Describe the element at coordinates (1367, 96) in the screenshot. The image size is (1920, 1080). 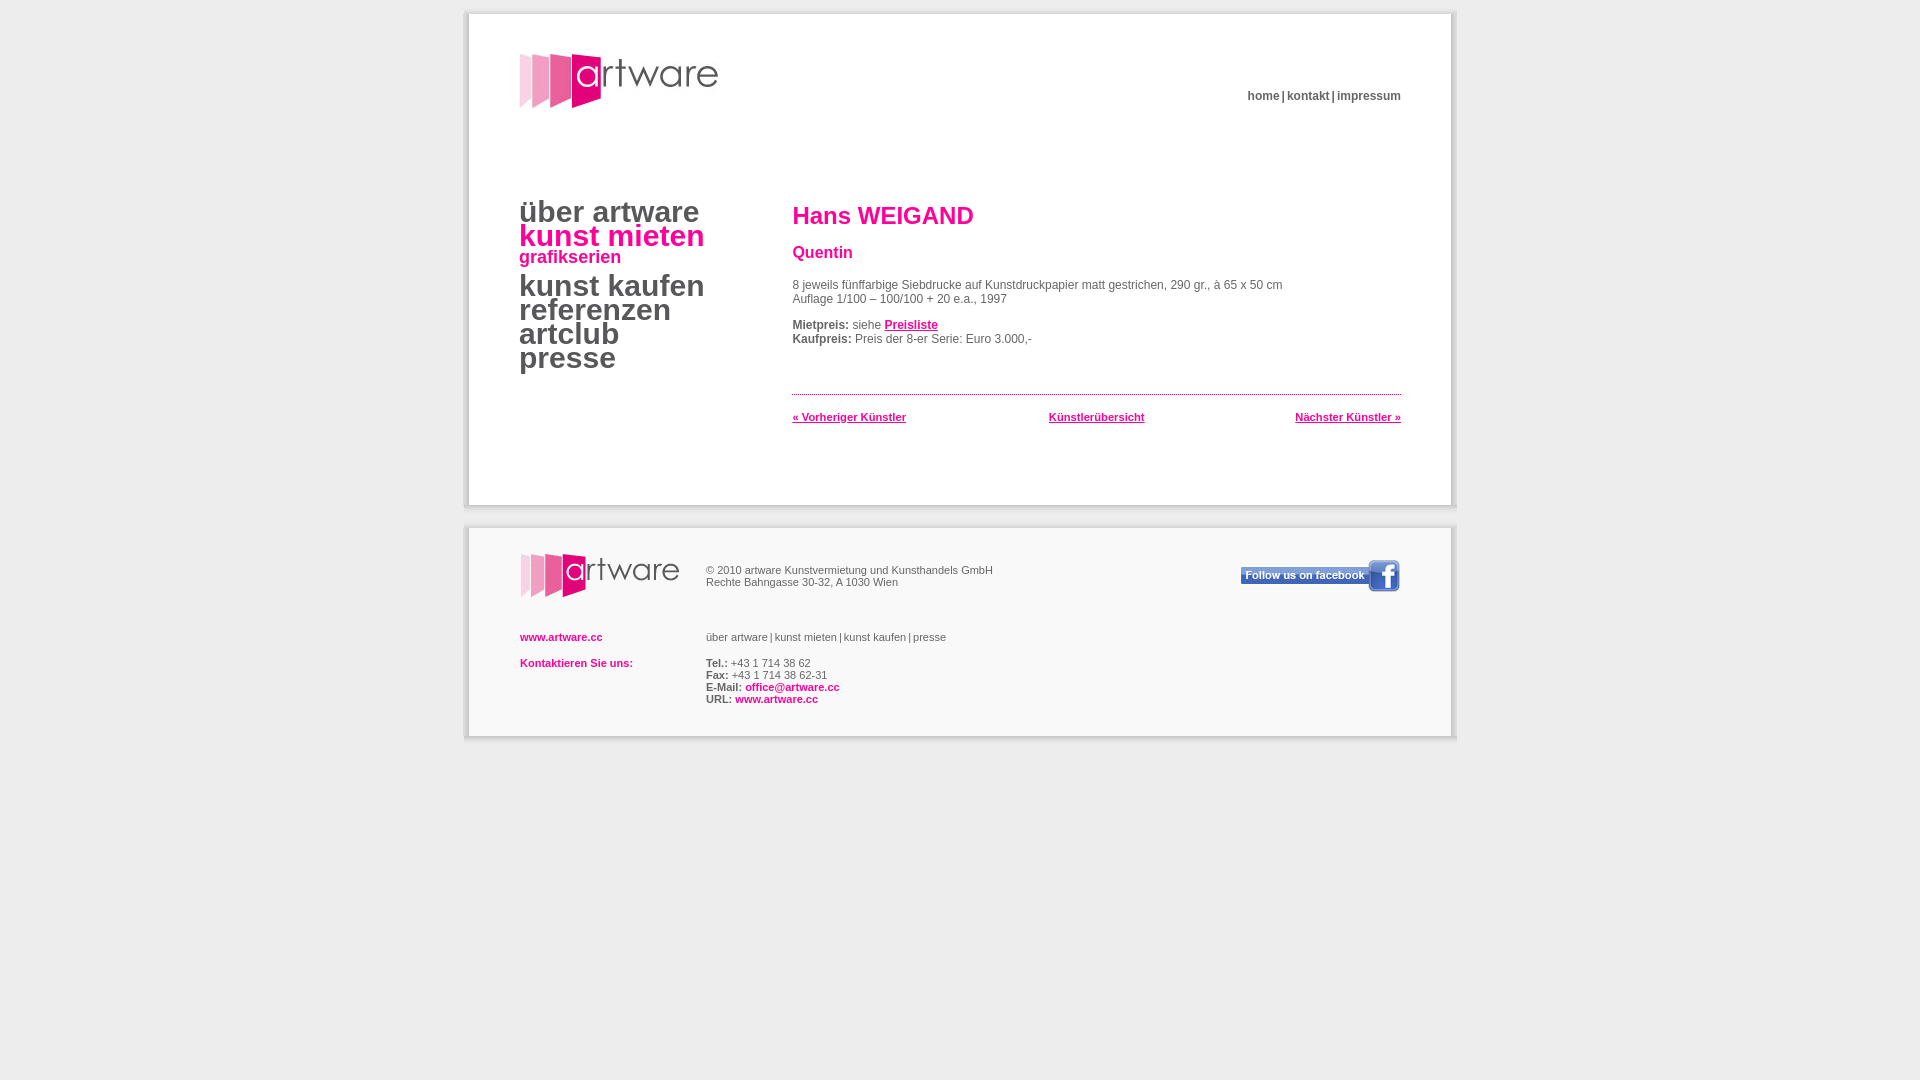
I see `'impressum'` at that location.